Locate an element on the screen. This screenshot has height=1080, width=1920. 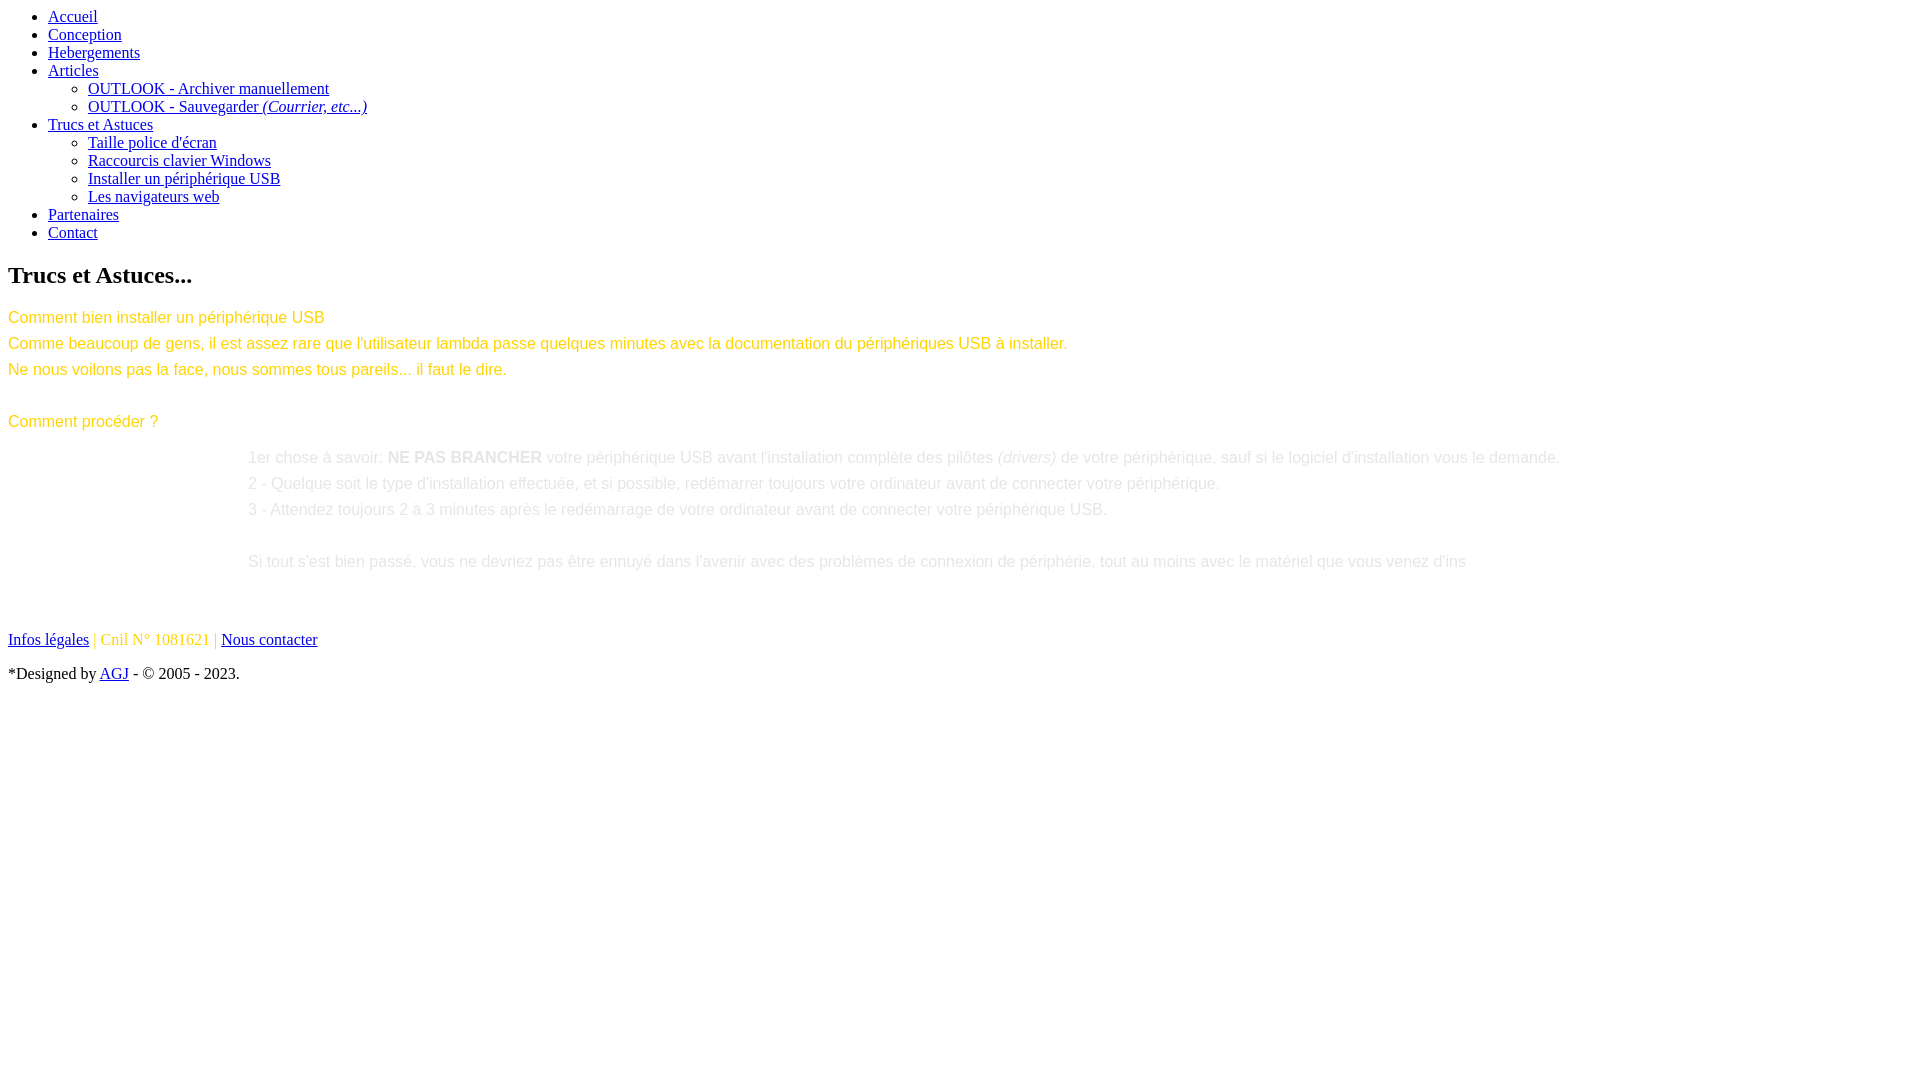
'Les navigateurs web' is located at coordinates (152, 196).